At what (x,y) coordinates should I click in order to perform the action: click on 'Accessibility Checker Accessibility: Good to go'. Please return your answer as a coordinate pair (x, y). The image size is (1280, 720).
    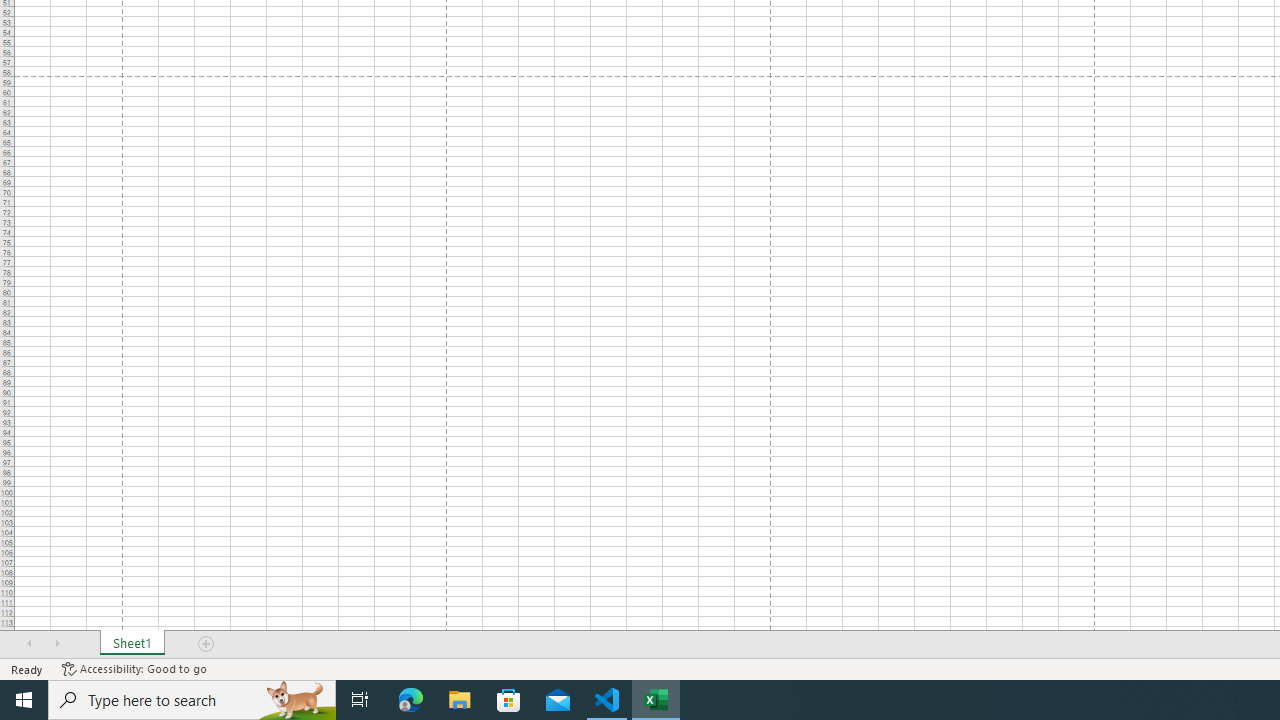
    Looking at the image, I should click on (133, 669).